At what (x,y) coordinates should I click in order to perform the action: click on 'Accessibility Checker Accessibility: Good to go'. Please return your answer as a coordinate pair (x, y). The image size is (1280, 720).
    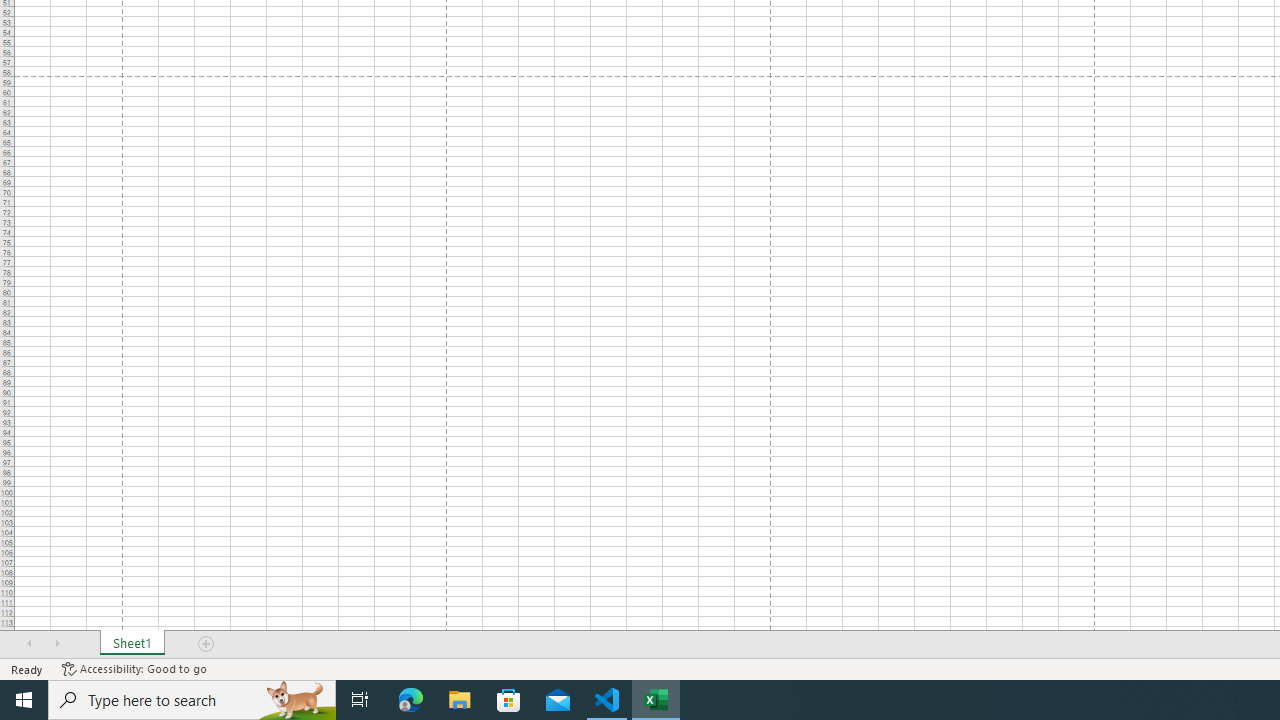
    Looking at the image, I should click on (133, 669).